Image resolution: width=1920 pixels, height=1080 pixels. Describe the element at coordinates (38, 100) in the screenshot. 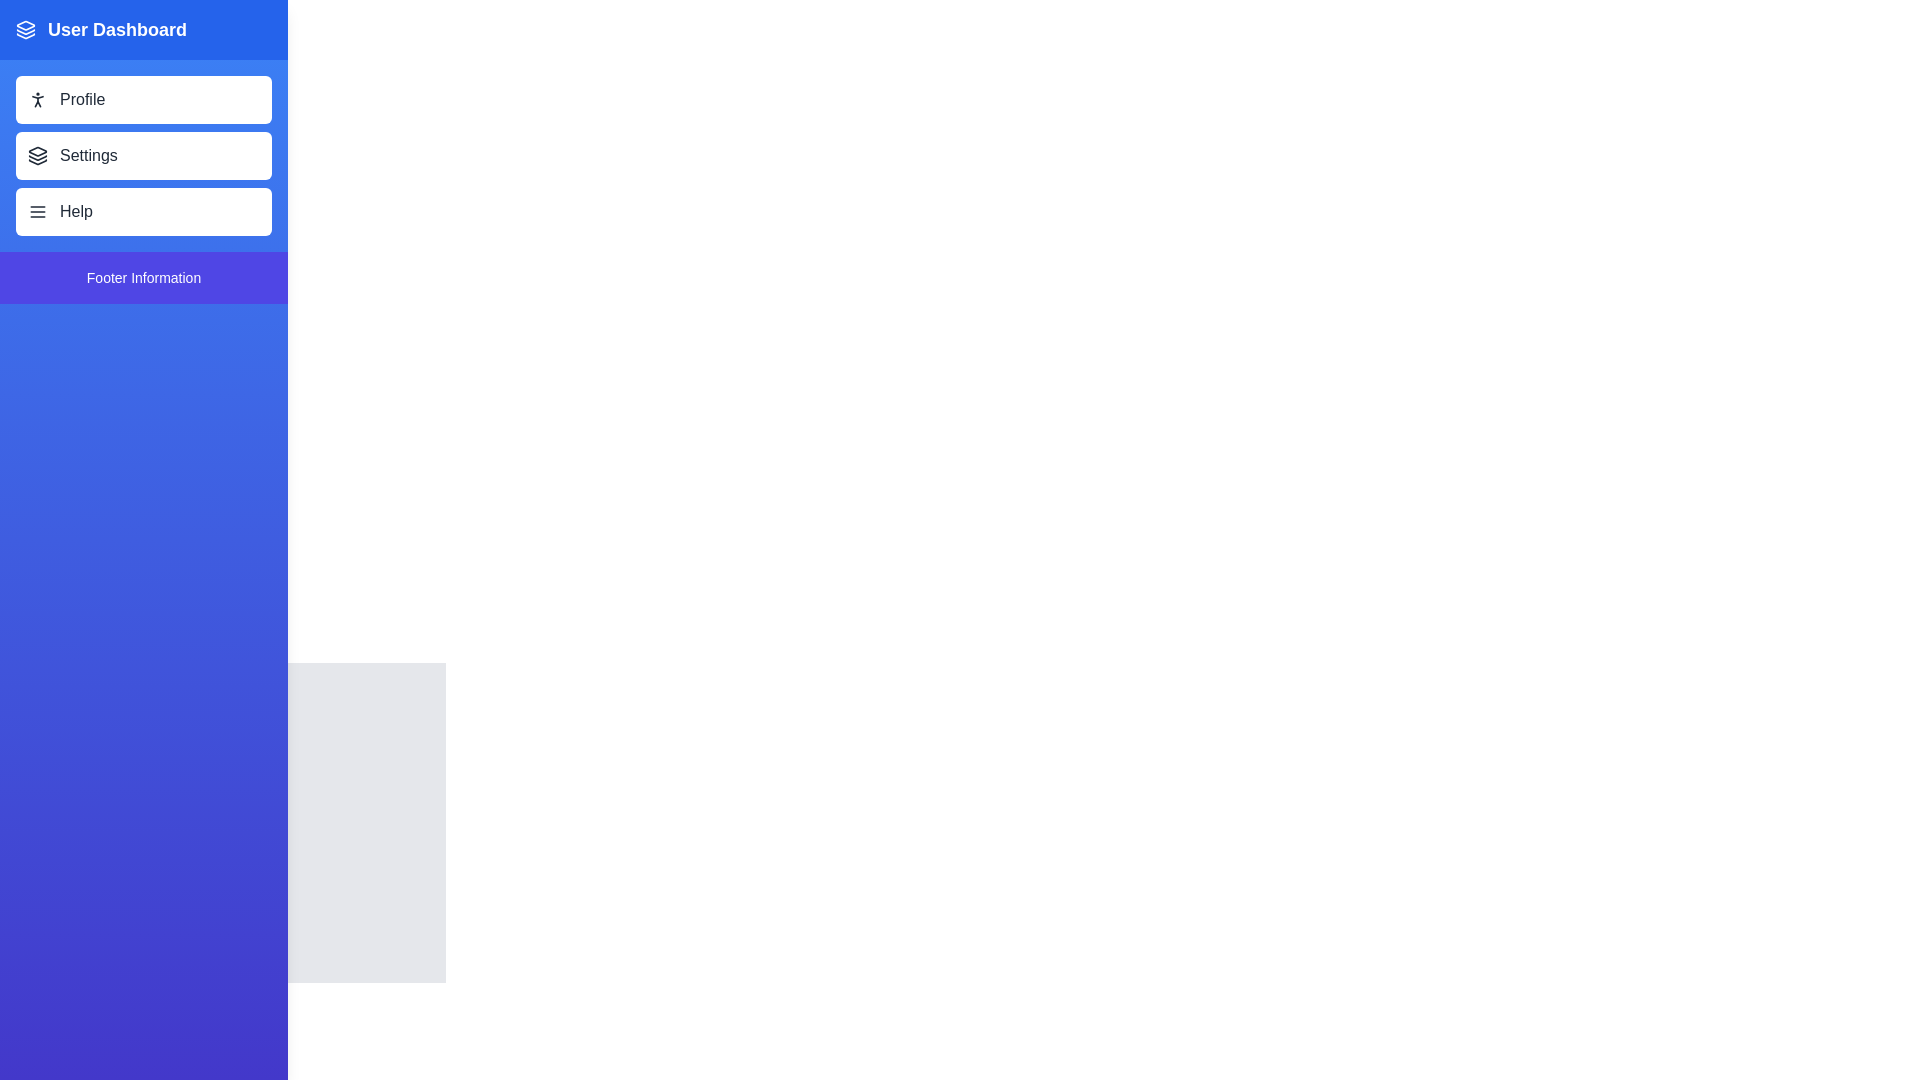

I see `the small 2D vector representation of a standing humanoid figure, which is the leftmost icon in the menu item labeled 'Profile' in the sidebar` at that location.